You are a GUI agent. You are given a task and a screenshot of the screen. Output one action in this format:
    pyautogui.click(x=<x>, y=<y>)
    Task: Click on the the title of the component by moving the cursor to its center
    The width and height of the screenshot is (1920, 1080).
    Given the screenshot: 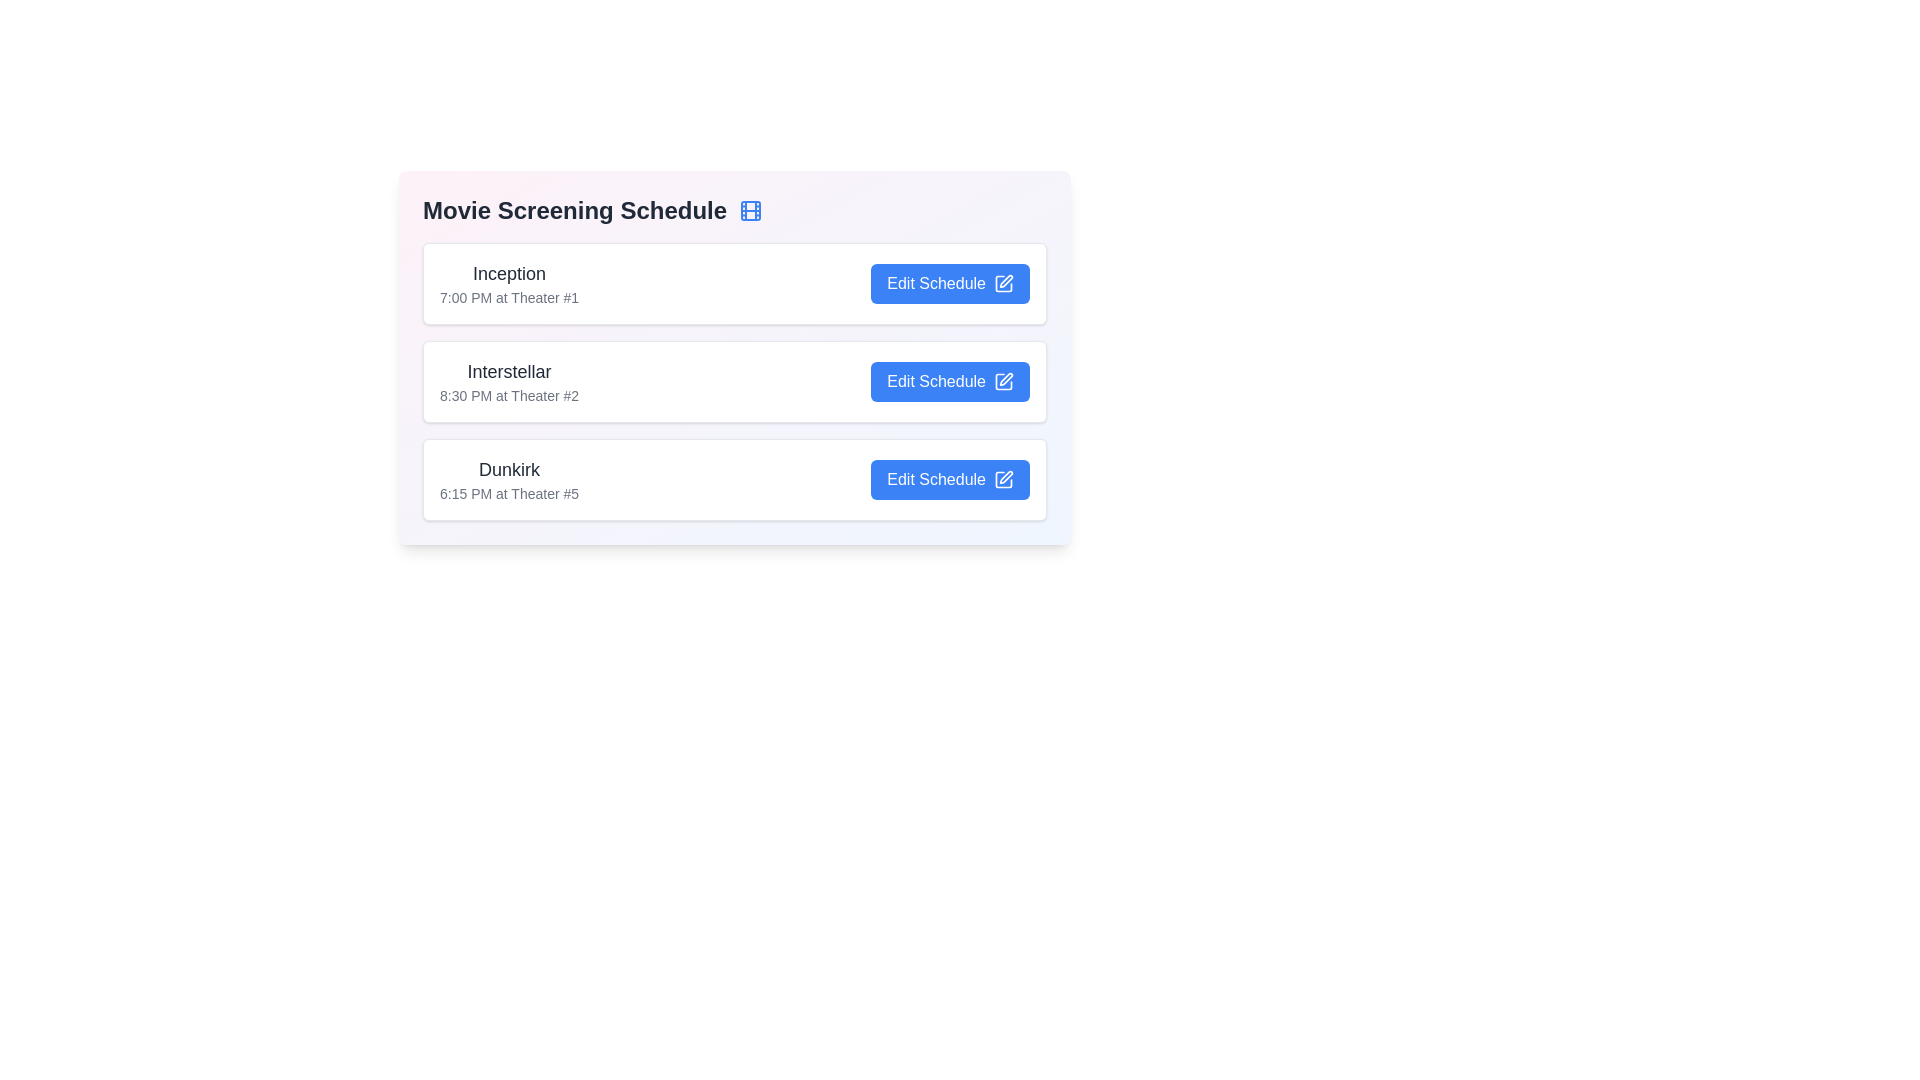 What is the action you would take?
    pyautogui.click(x=733, y=211)
    